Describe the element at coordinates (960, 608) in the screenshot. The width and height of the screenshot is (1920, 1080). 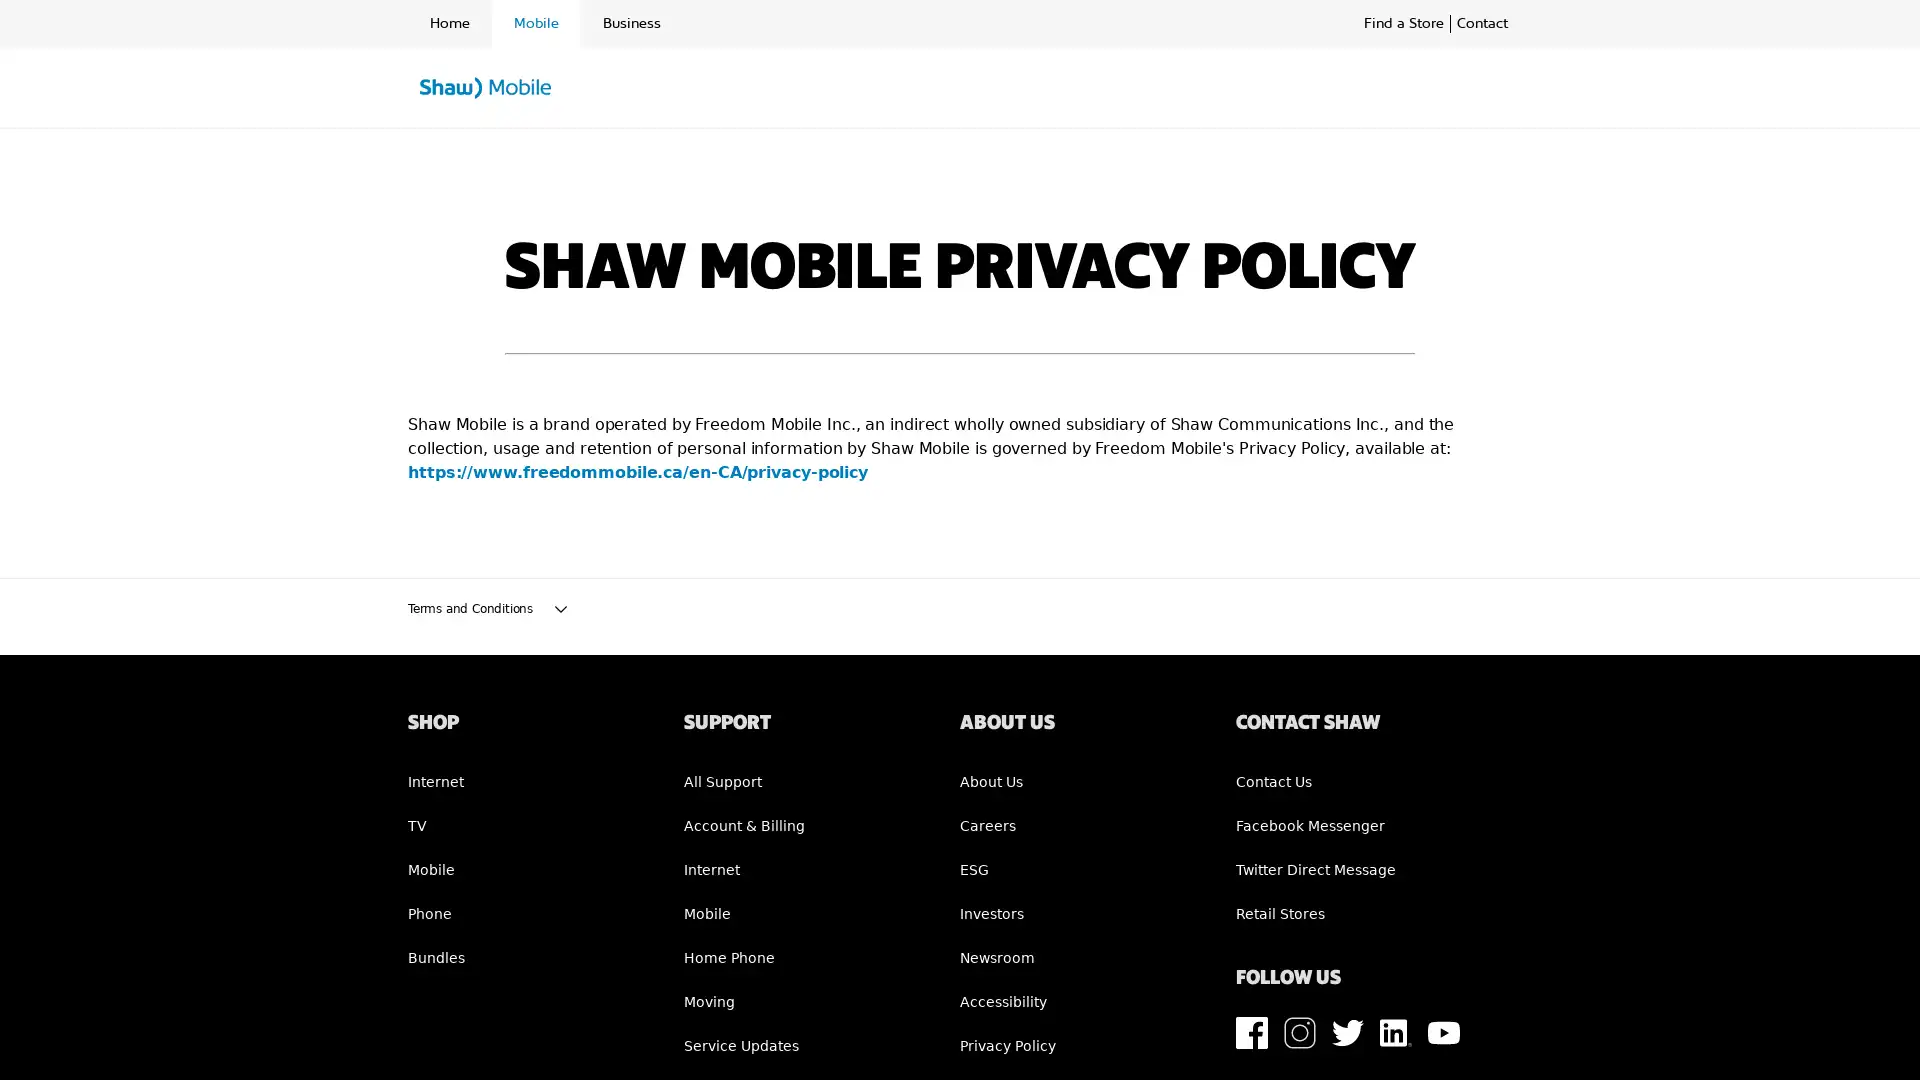
I see `Terms and Conditions` at that location.